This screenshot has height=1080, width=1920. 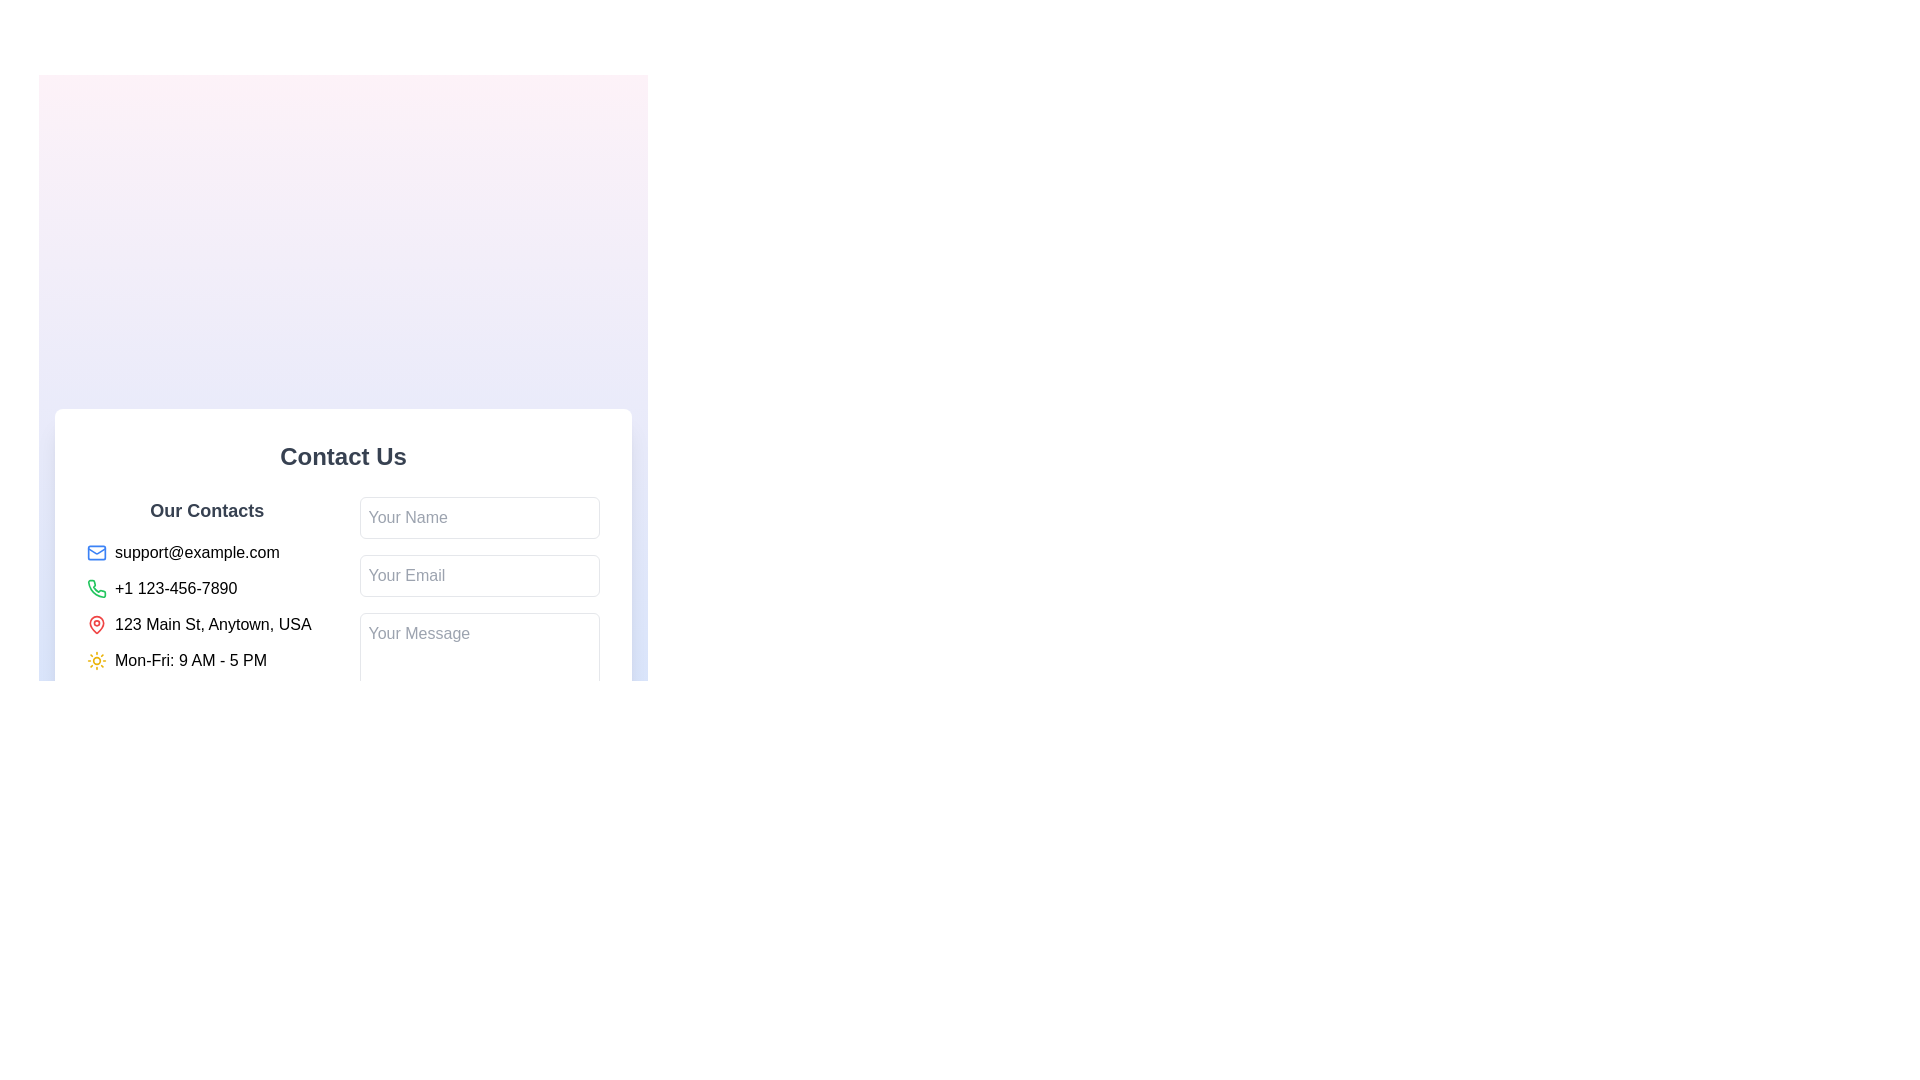 What do you see at coordinates (95, 623) in the screenshot?
I see `the geographical address icon next to the text '123 Main St, Anytown, USA' as a static visual cue` at bounding box center [95, 623].